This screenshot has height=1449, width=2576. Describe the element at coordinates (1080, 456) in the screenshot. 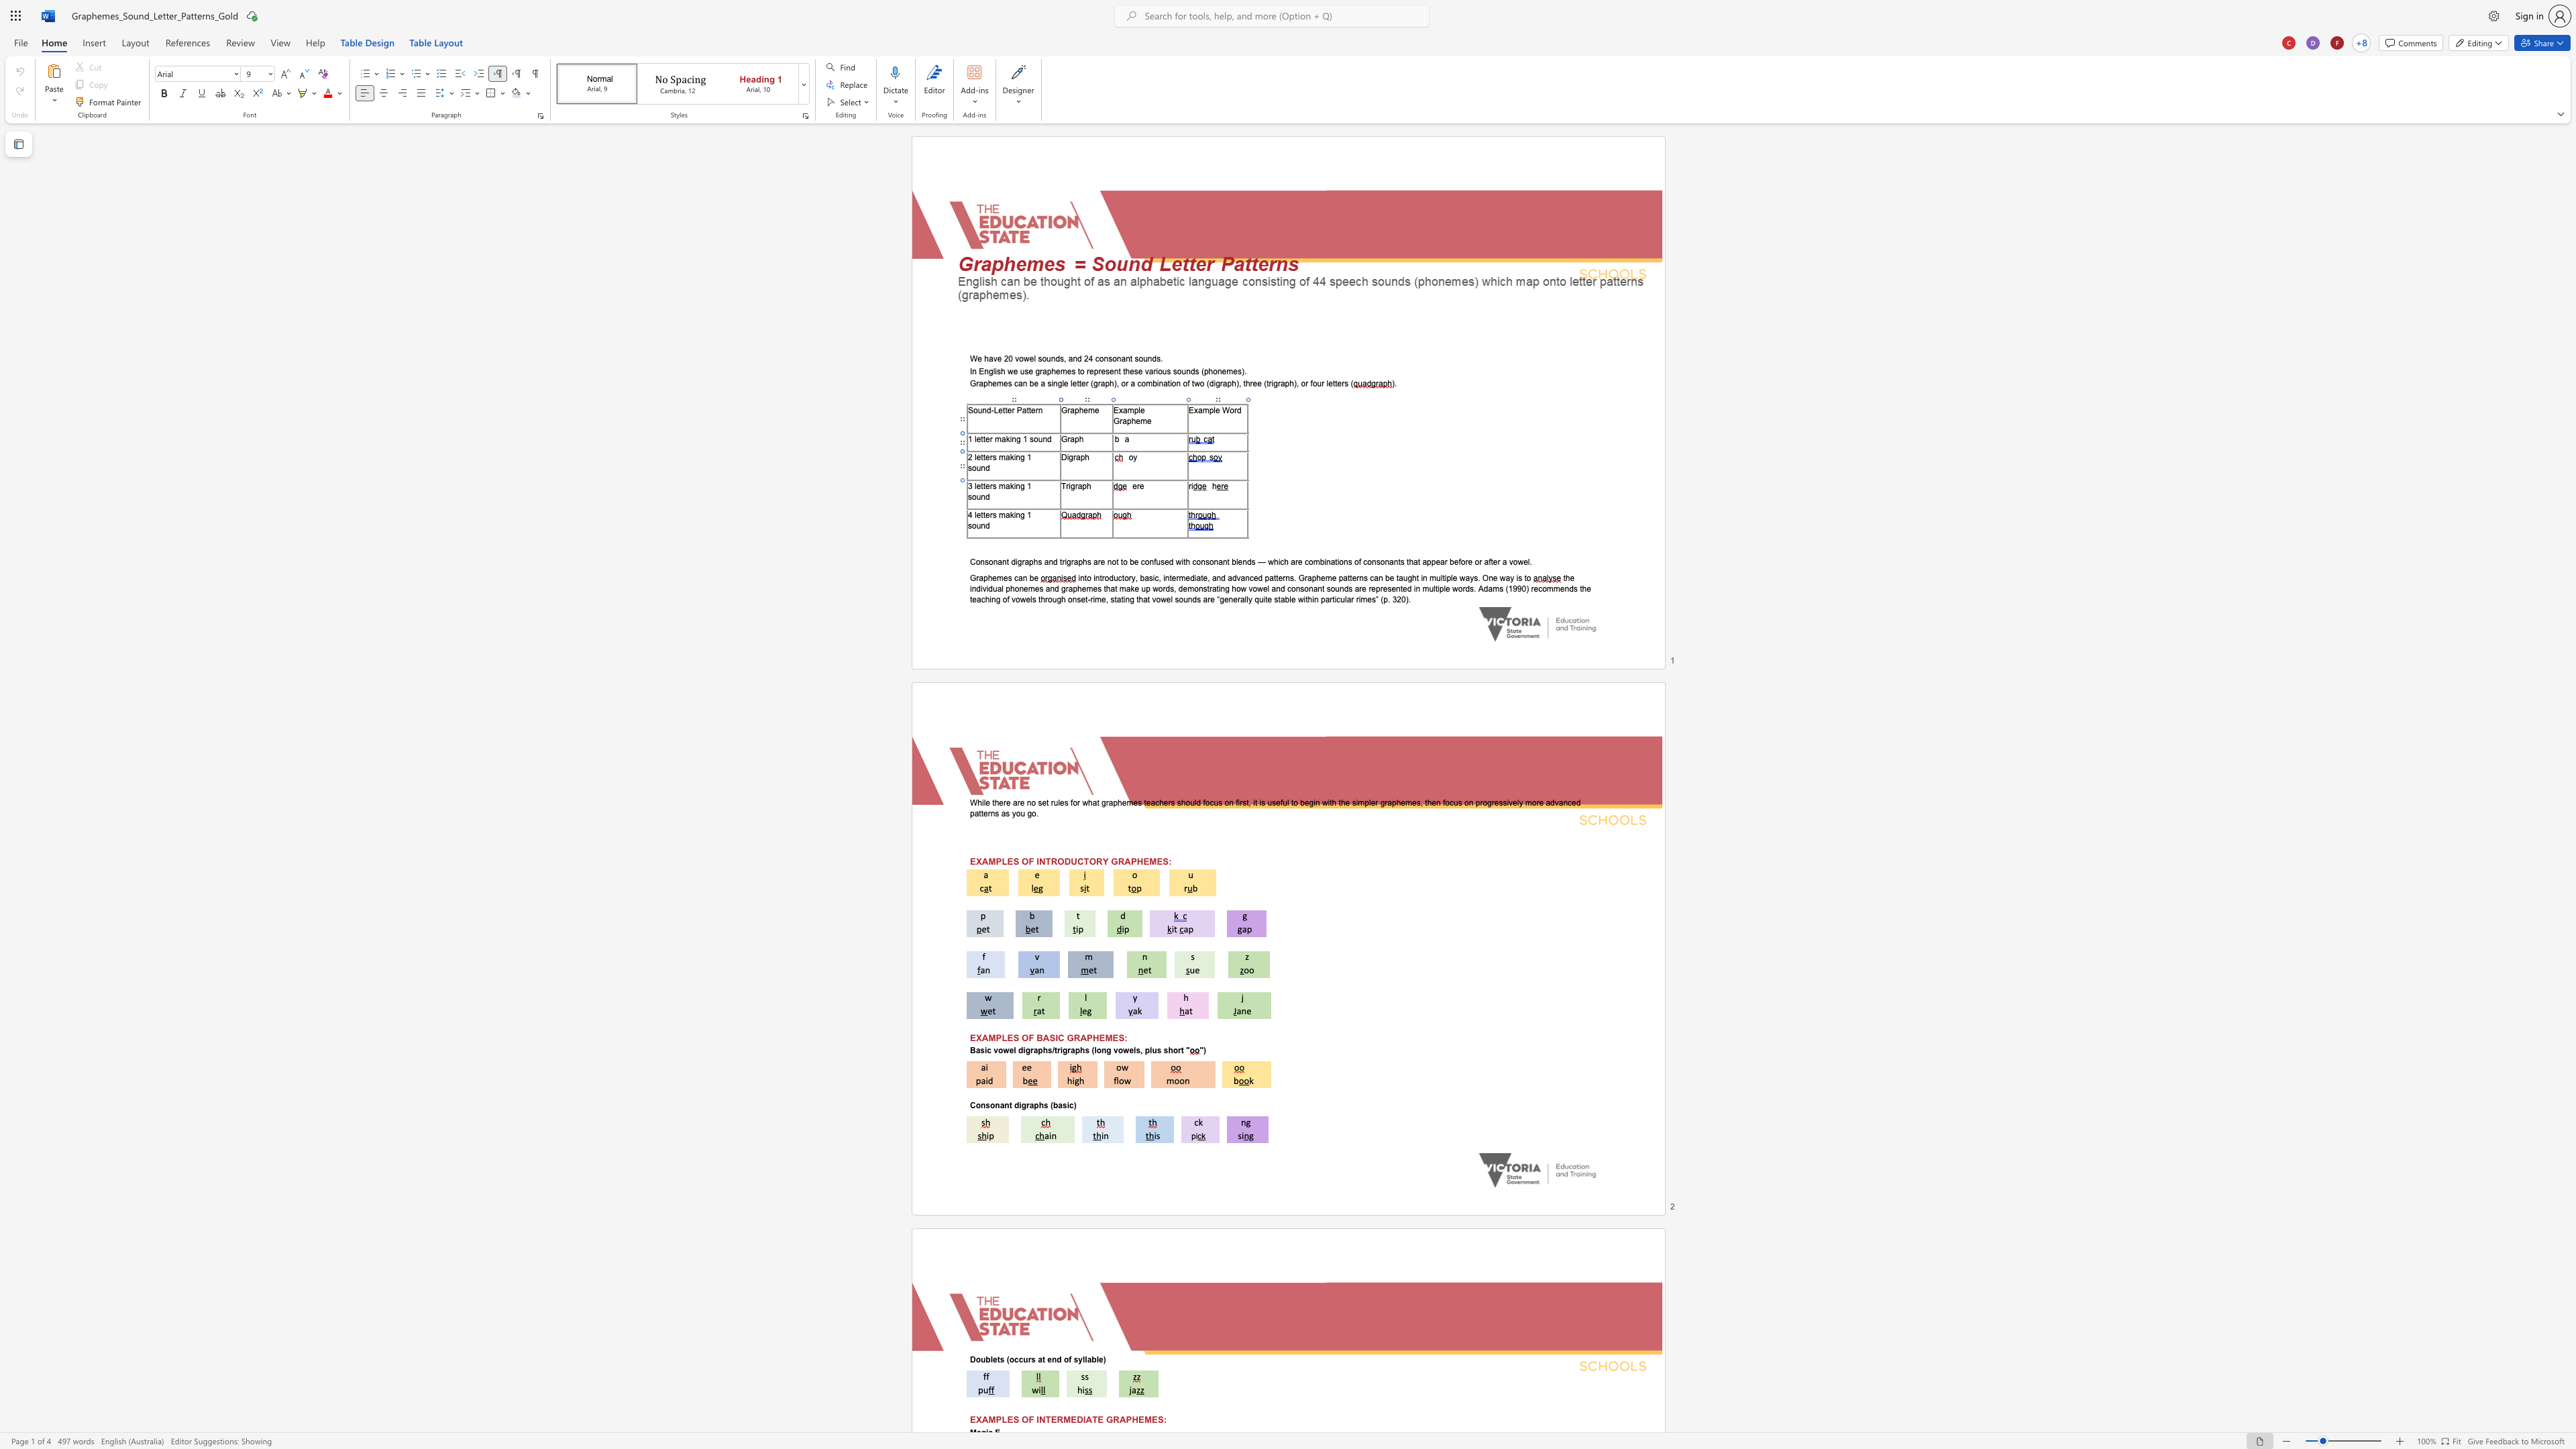

I see `the space between the continuous character "a" and "p" in the text` at that location.